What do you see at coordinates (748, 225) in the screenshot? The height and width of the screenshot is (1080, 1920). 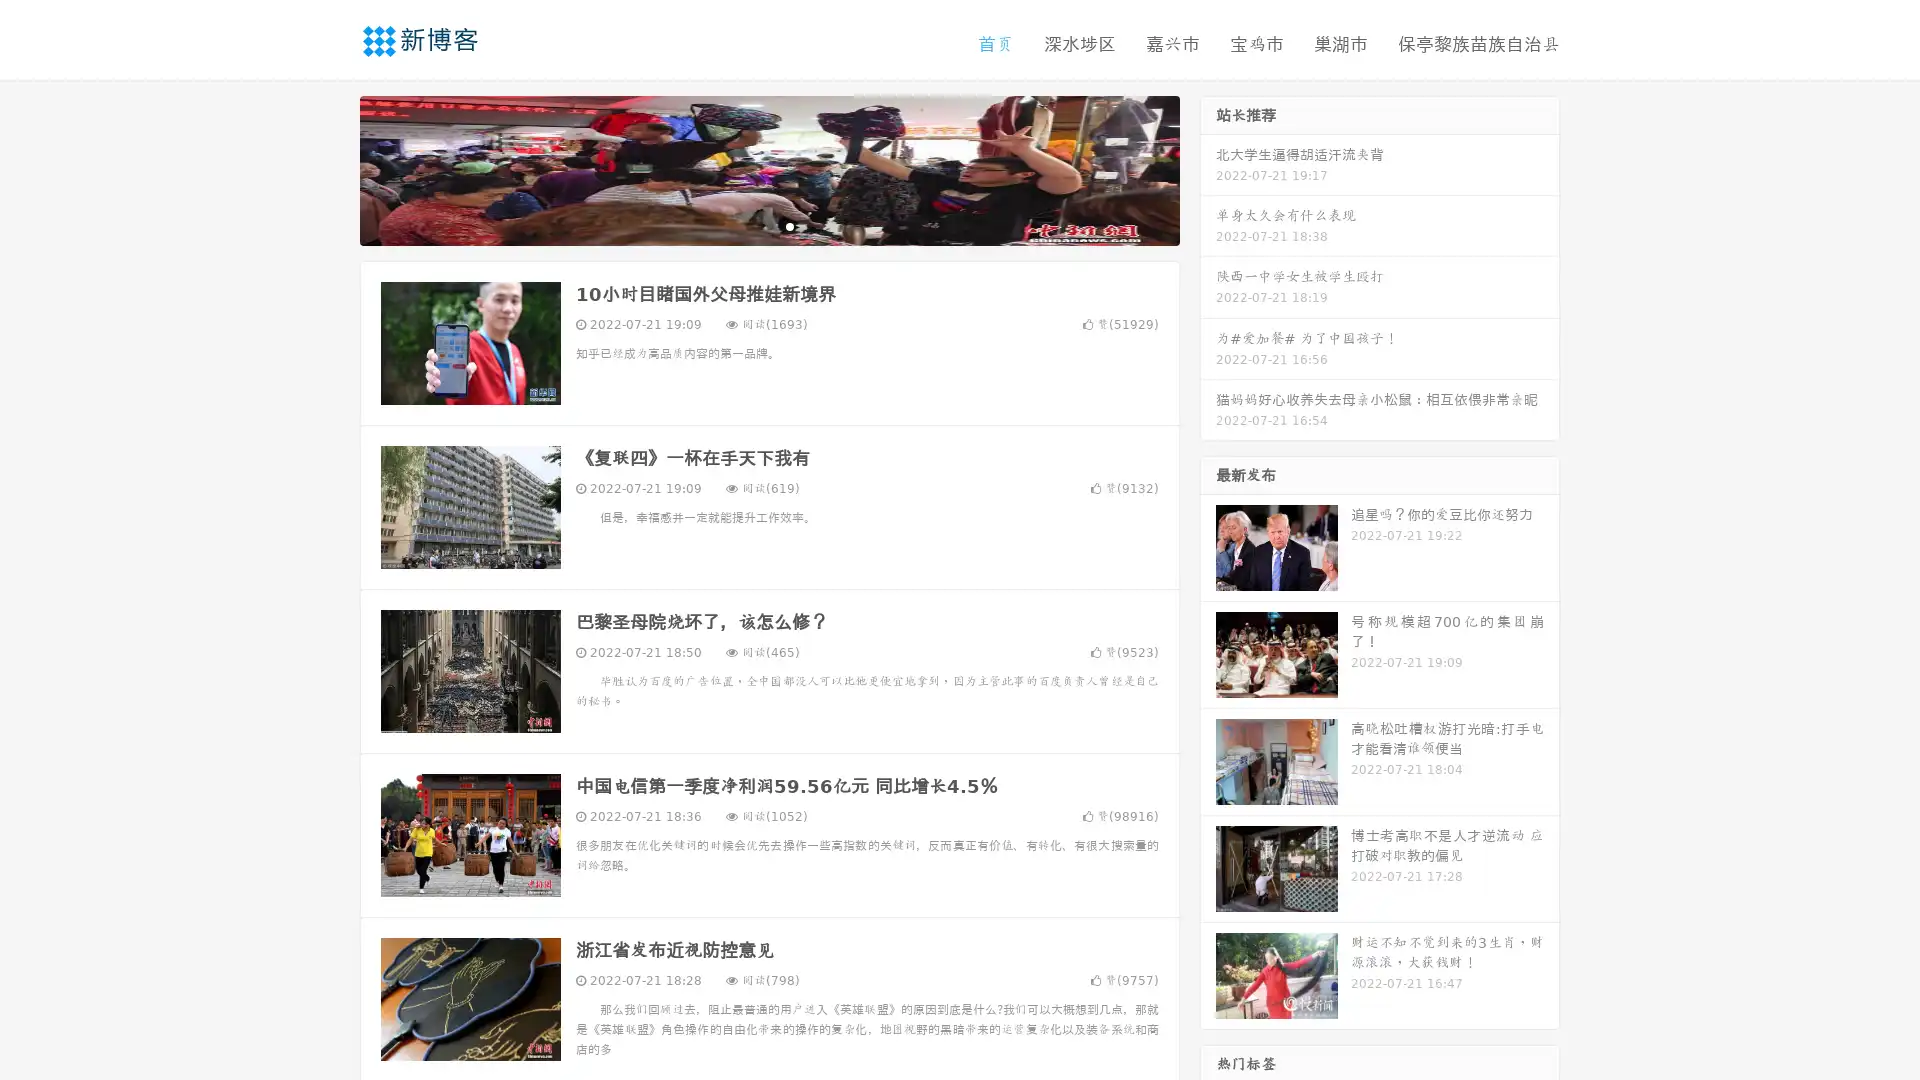 I see `Go to slide 1` at bounding box center [748, 225].